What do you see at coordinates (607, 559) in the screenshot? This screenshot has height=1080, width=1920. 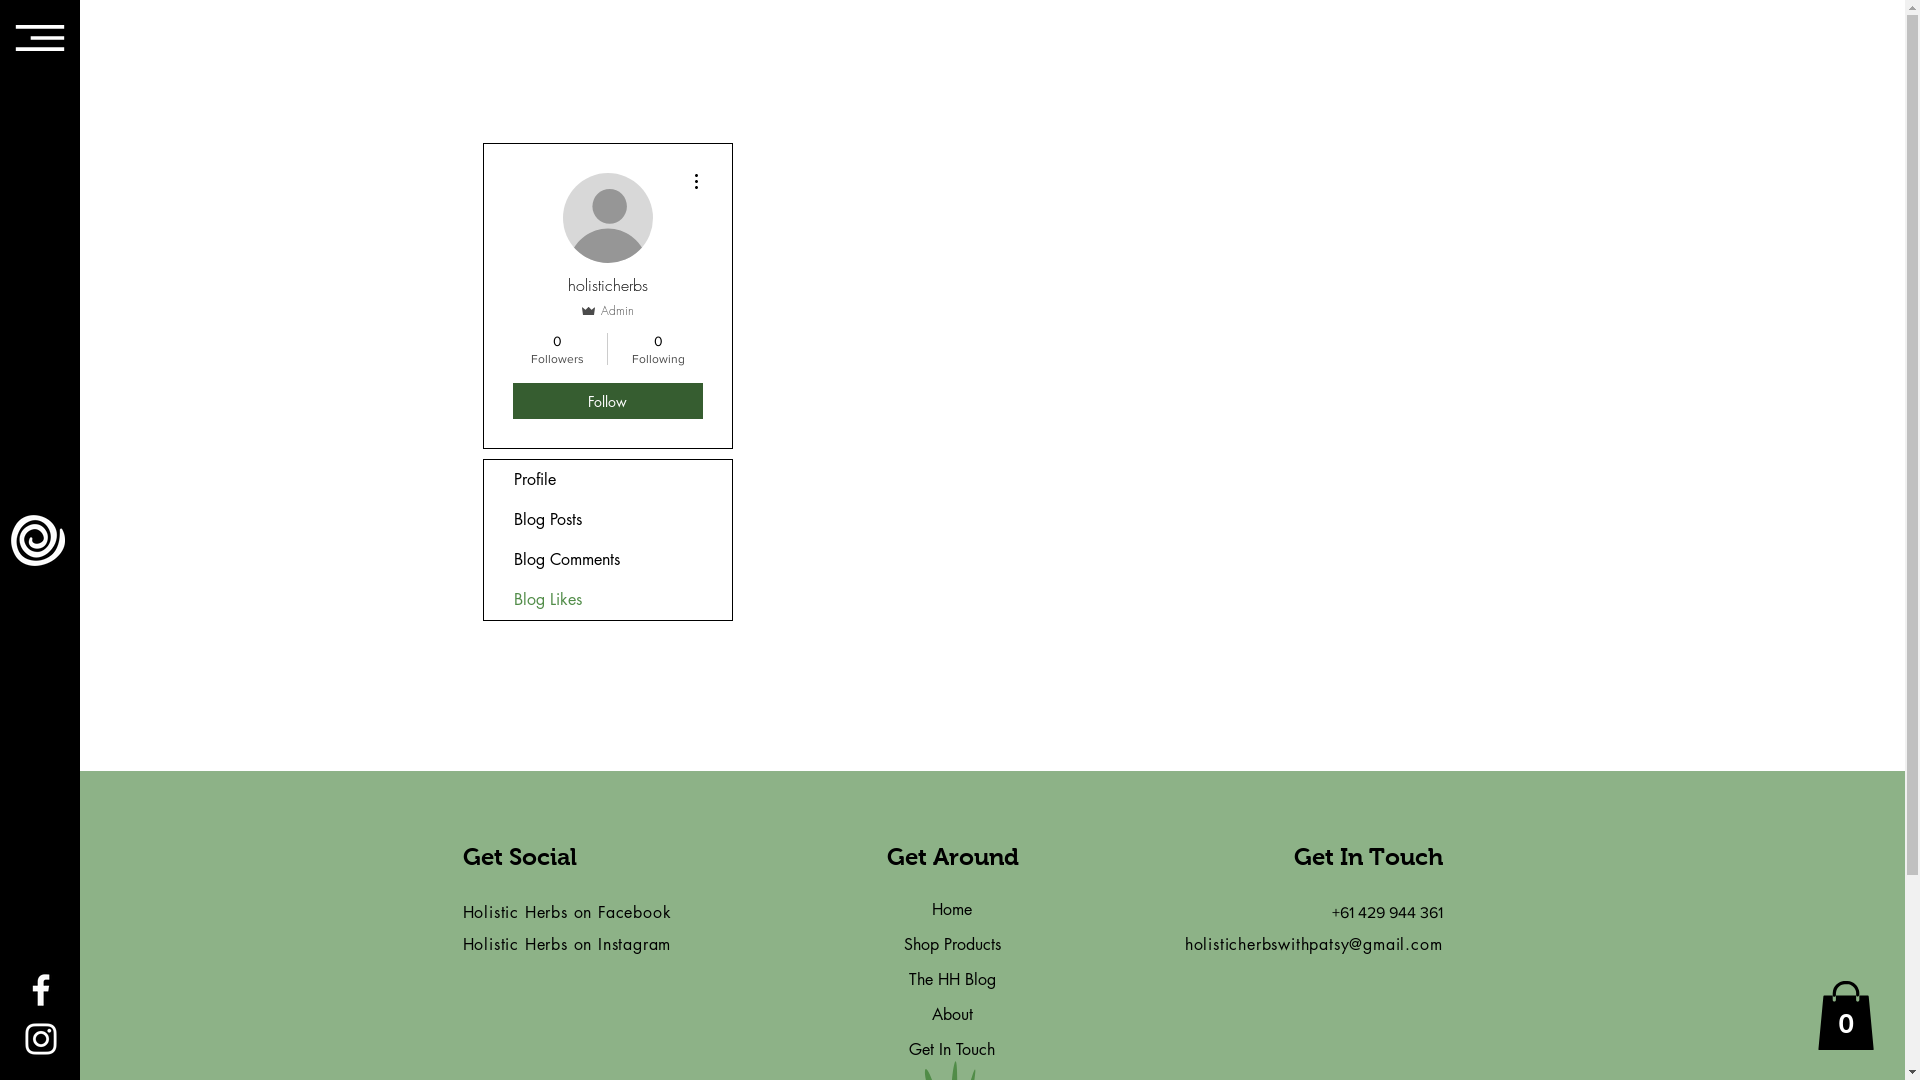 I see `'Blog Comments'` at bounding box center [607, 559].